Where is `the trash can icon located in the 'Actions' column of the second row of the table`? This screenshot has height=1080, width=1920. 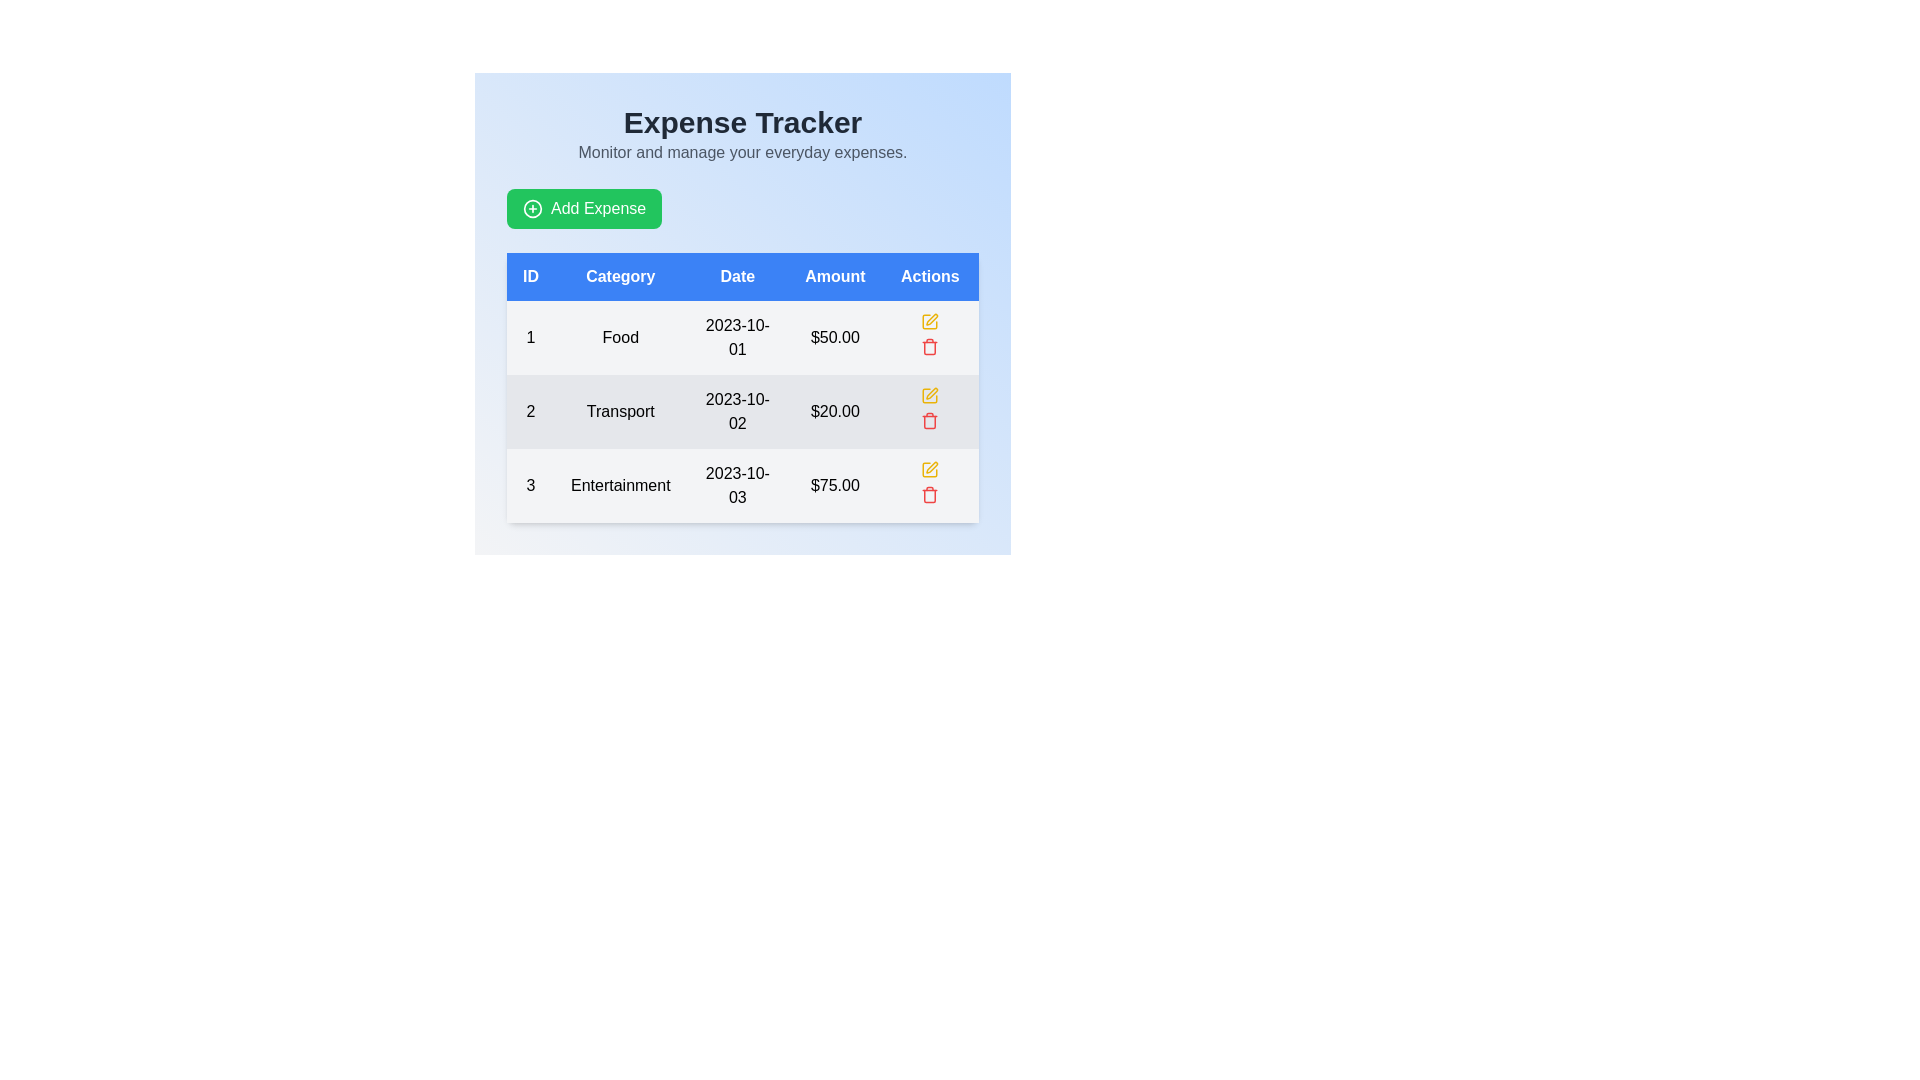
the trash can icon located in the 'Actions' column of the second row of the table is located at coordinates (929, 347).